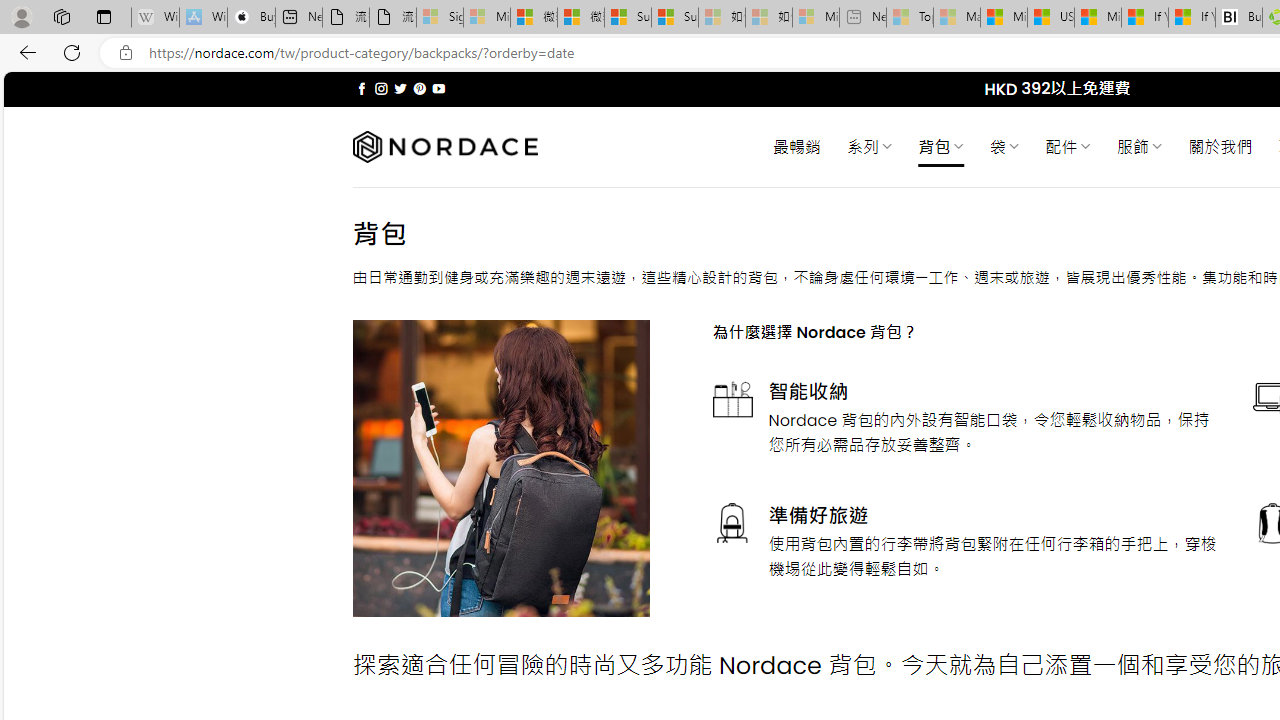  Describe the element at coordinates (250, 17) in the screenshot. I see `'Buy iPad - Apple'` at that location.